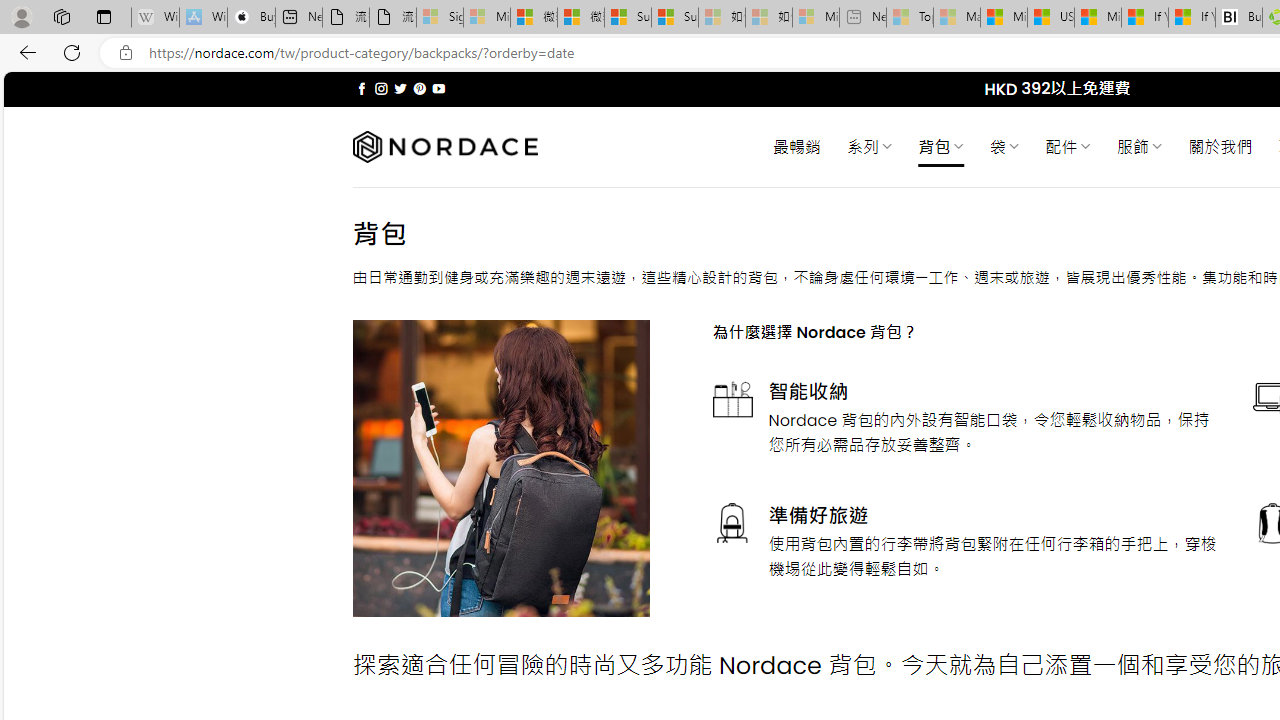  Describe the element at coordinates (250, 17) in the screenshot. I see `'Buy iPad - Apple'` at that location.